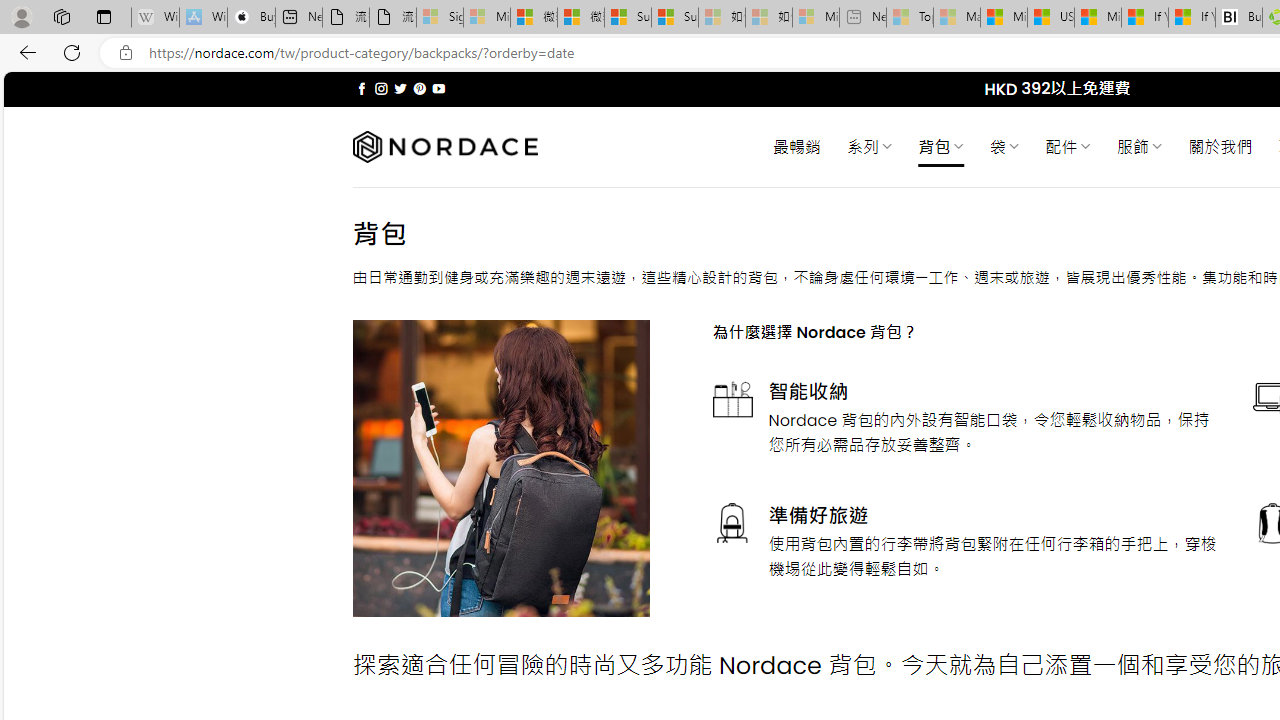  Describe the element at coordinates (250, 17) in the screenshot. I see `'Buy iPad - Apple'` at that location.